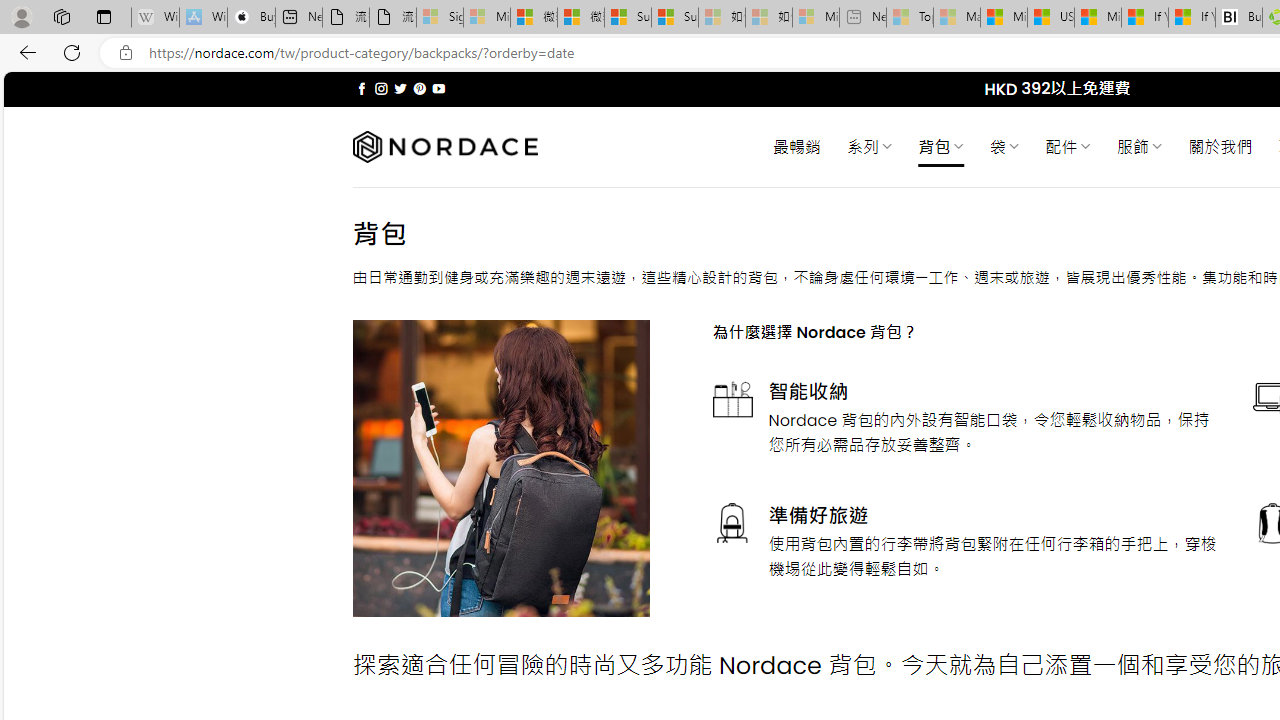  Describe the element at coordinates (250, 17) in the screenshot. I see `'Buy iPad - Apple'` at that location.